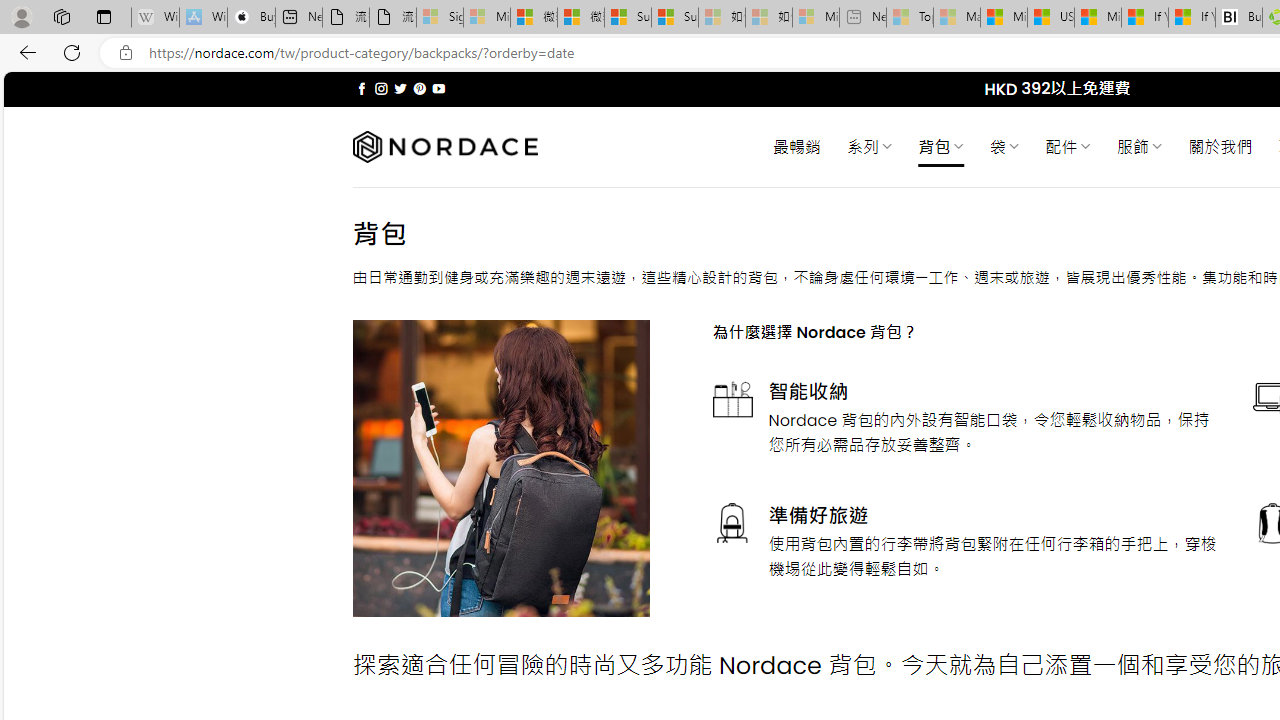  Describe the element at coordinates (250, 17) in the screenshot. I see `'Buy iPad - Apple'` at that location.